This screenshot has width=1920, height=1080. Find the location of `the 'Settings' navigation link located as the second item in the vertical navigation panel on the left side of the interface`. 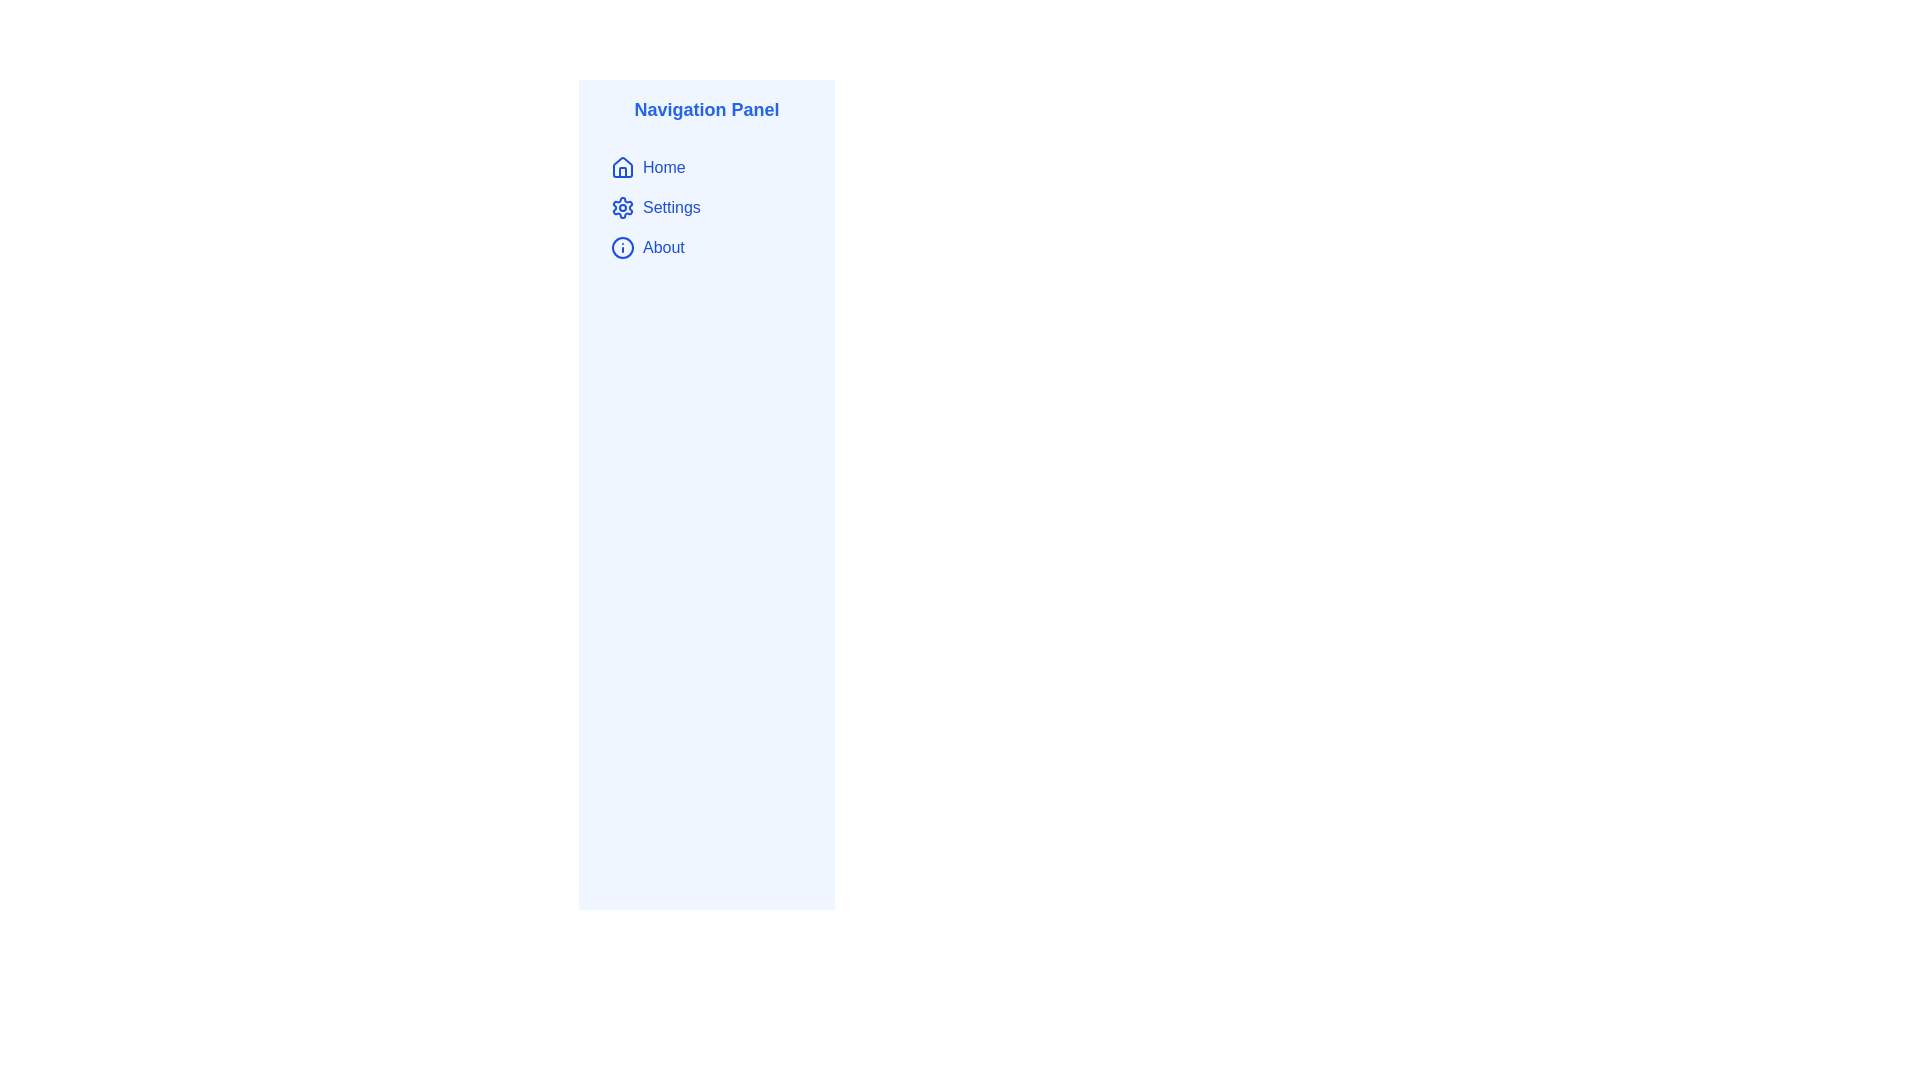

the 'Settings' navigation link located as the second item in the vertical navigation panel on the left side of the interface is located at coordinates (672, 208).